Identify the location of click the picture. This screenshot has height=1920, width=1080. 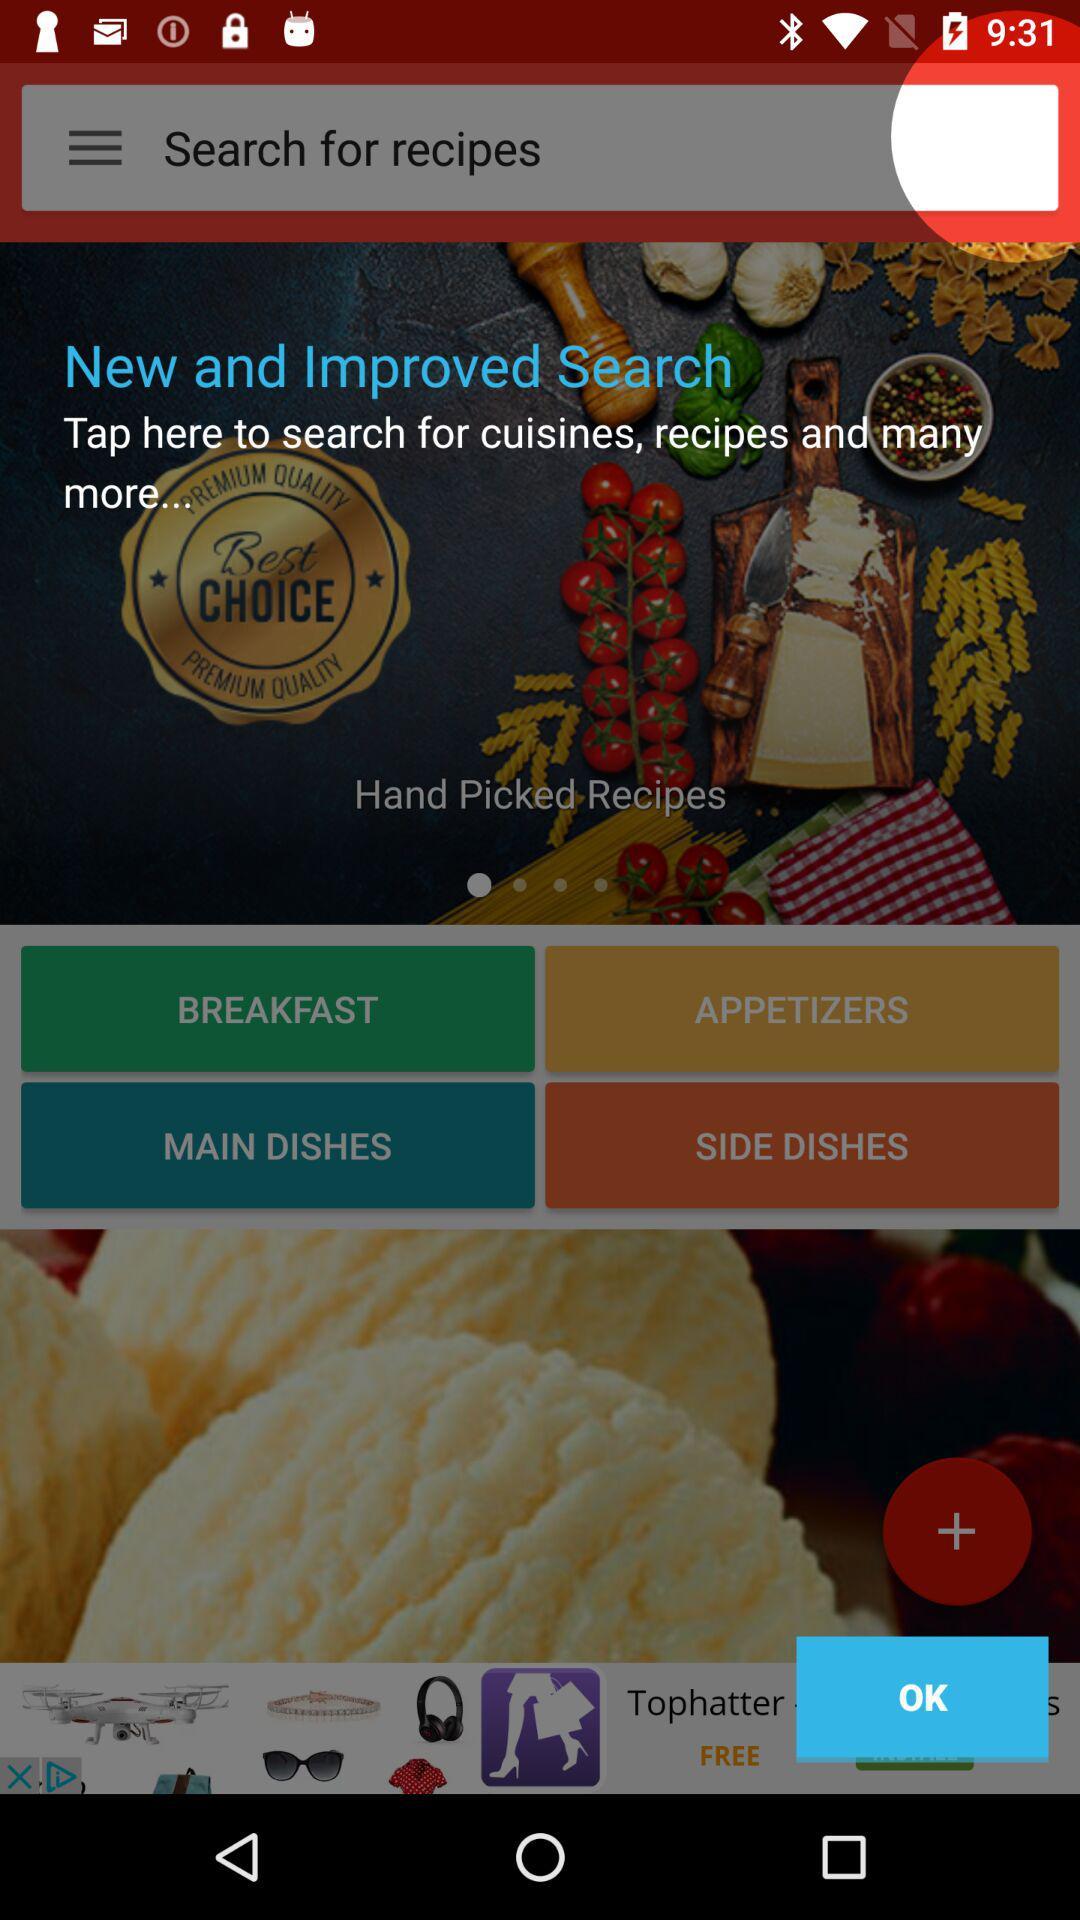
(540, 582).